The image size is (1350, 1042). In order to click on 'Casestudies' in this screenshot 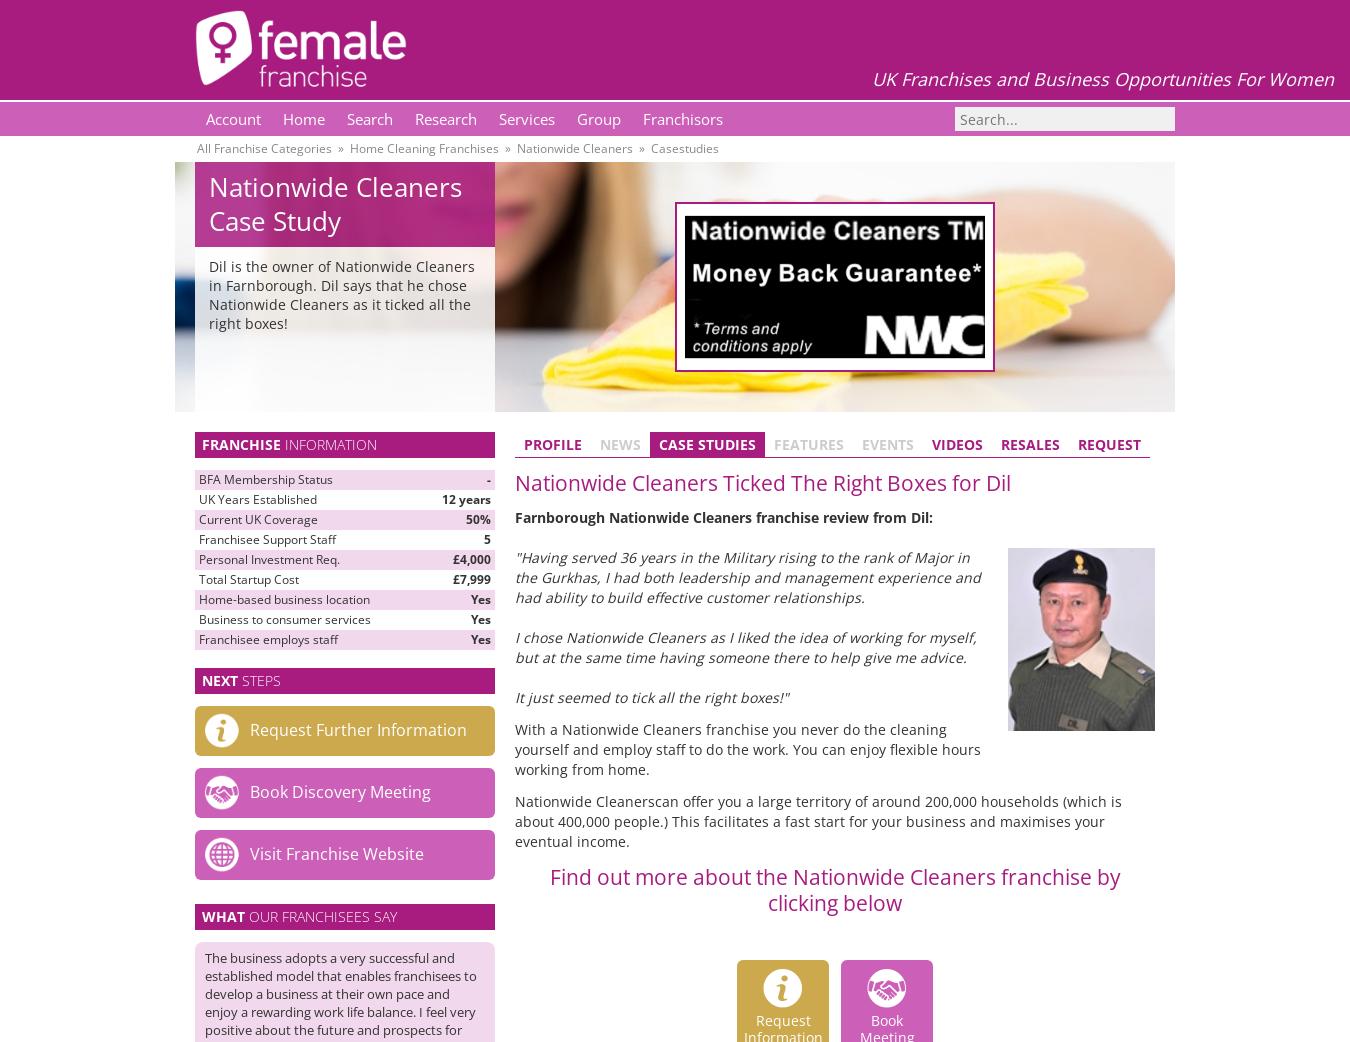, I will do `click(683, 148)`.